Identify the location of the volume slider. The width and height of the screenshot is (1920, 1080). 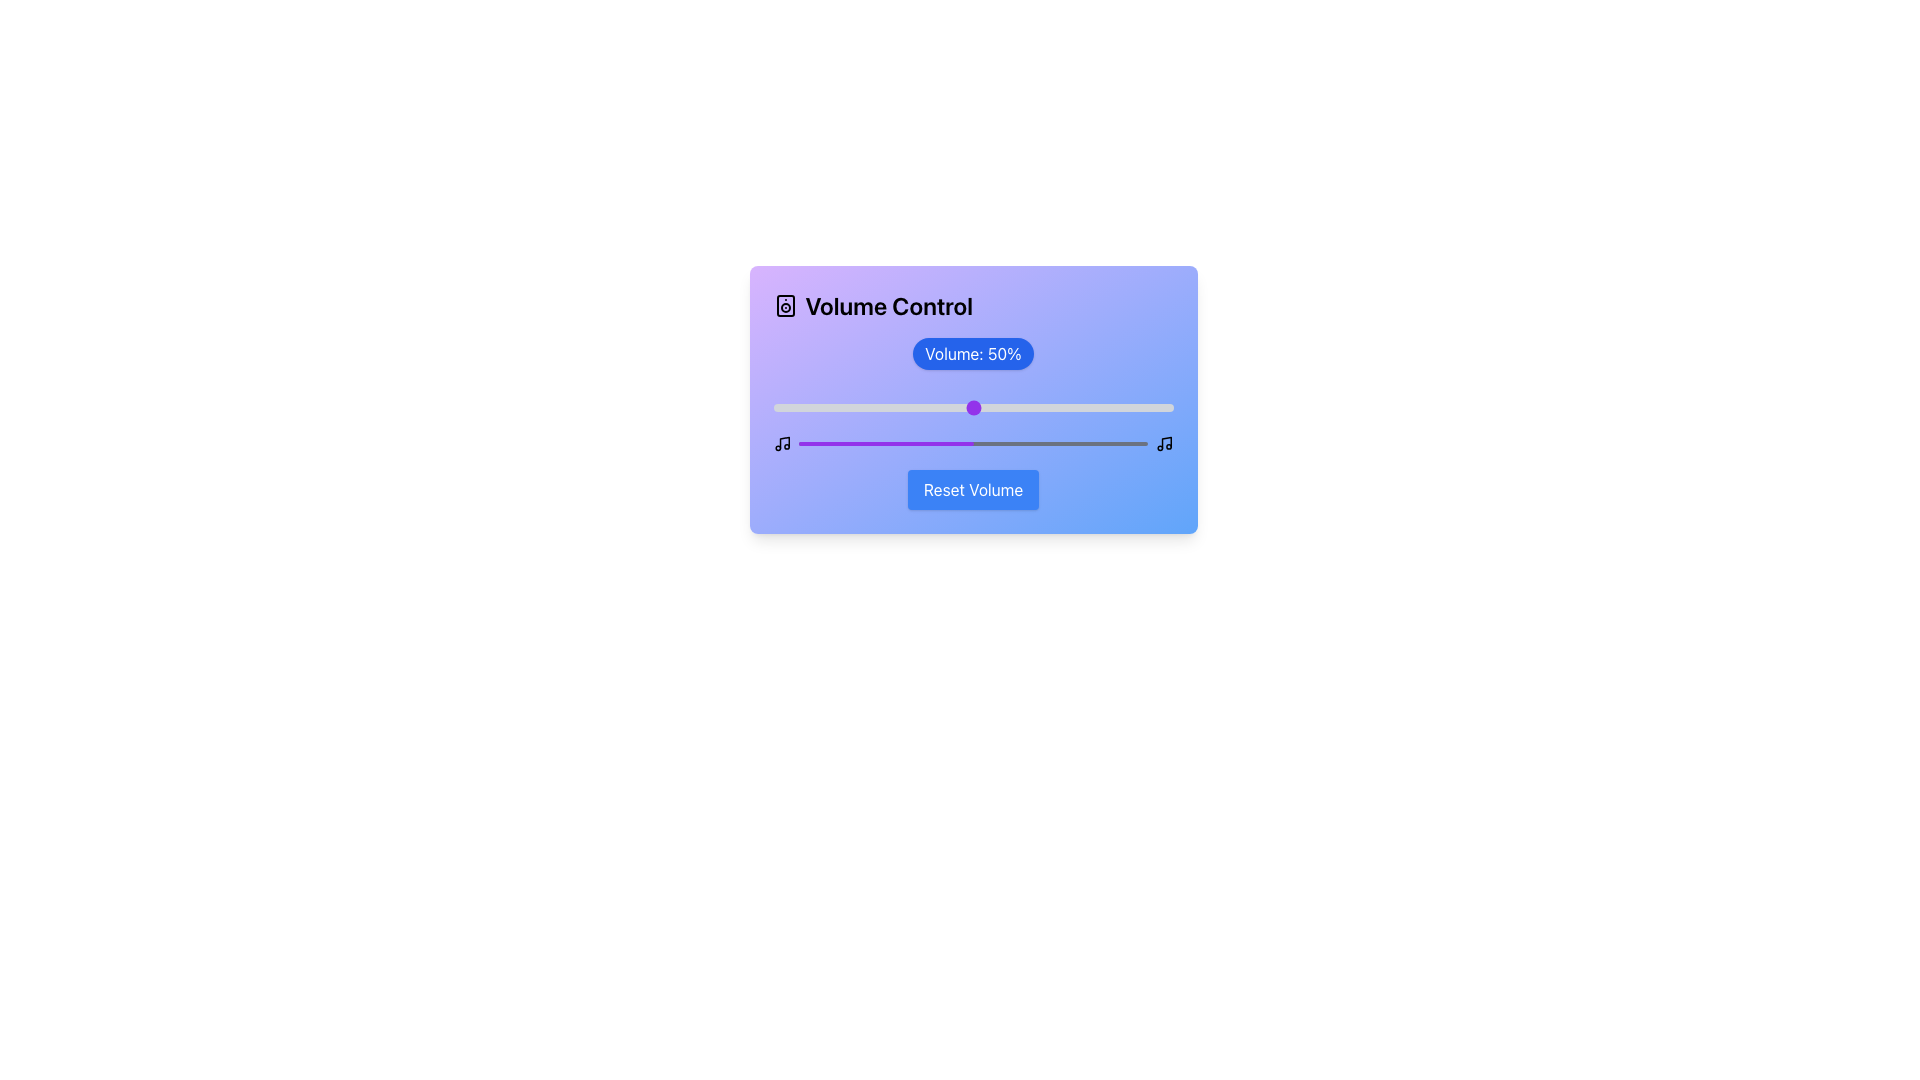
(825, 407).